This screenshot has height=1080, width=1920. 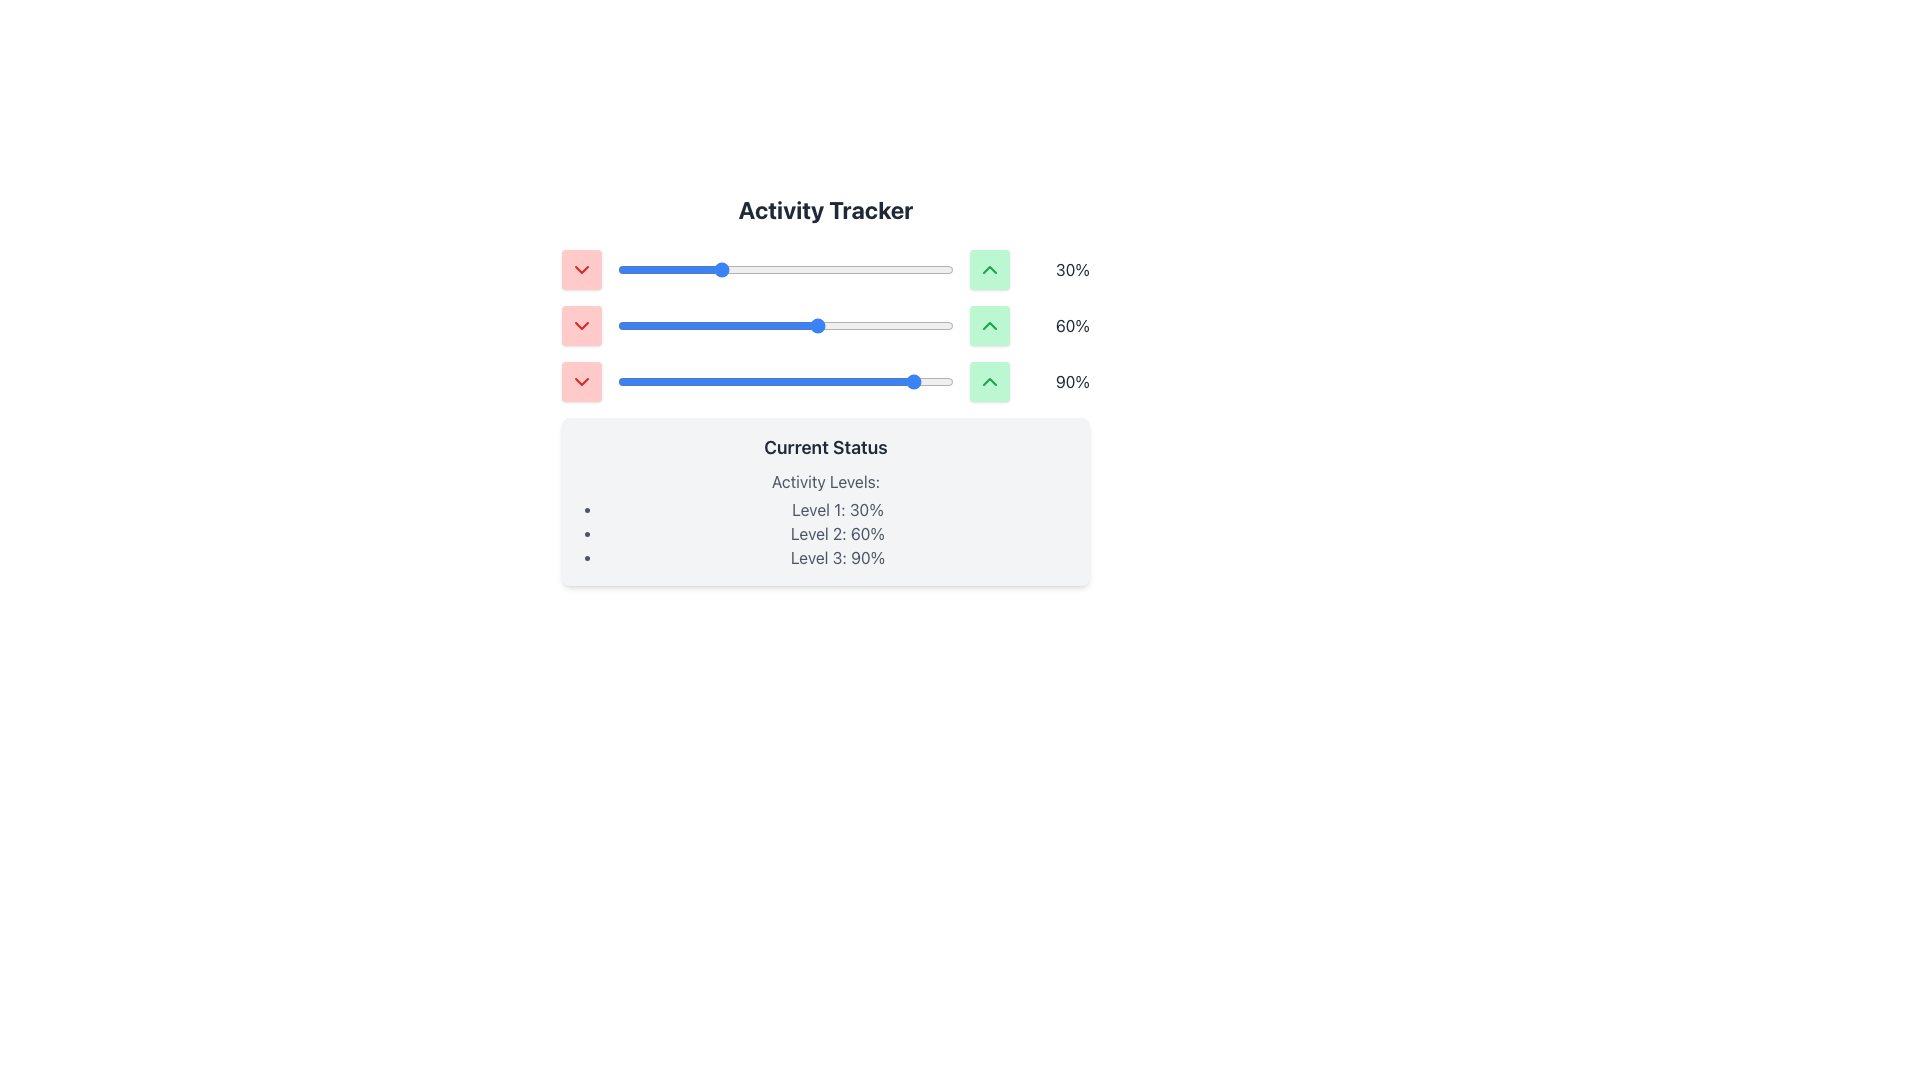 I want to click on the slider, so click(x=926, y=381).